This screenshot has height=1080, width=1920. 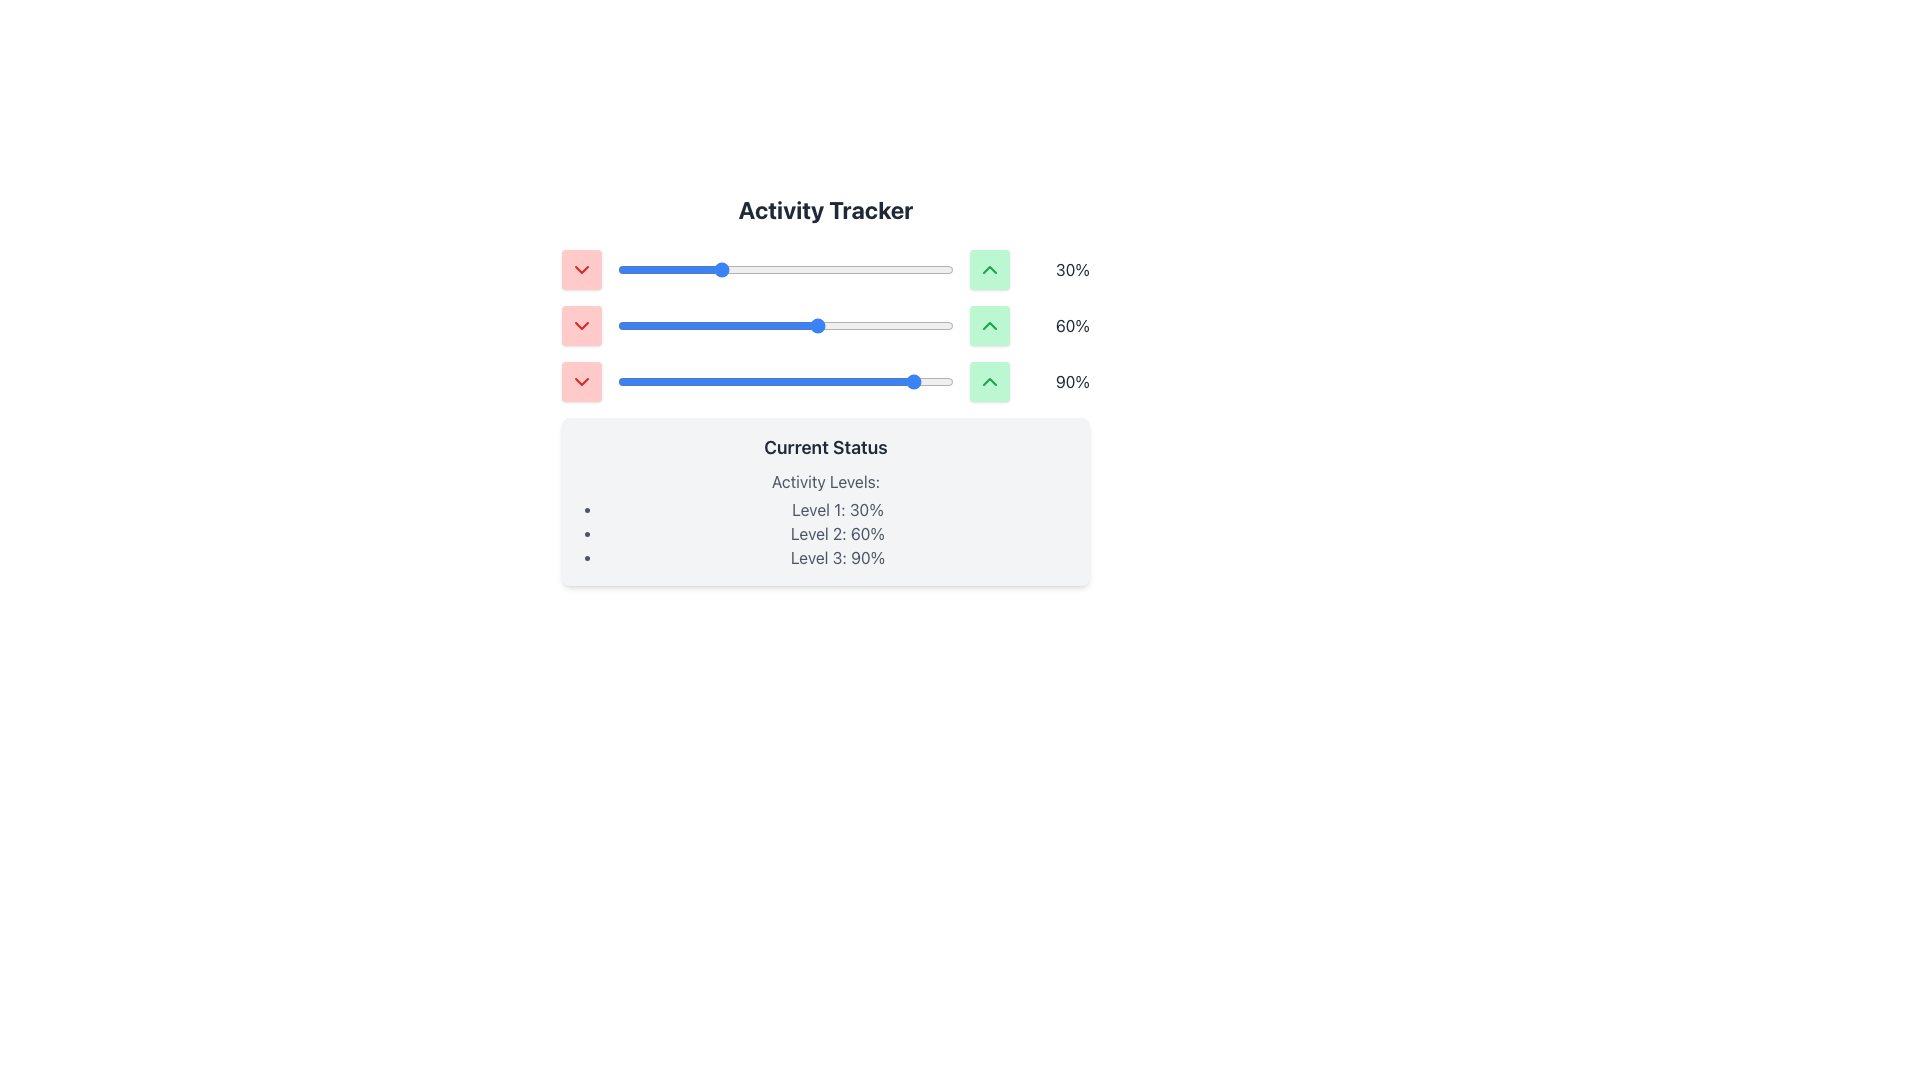 I want to click on the slider, so click(x=926, y=381).